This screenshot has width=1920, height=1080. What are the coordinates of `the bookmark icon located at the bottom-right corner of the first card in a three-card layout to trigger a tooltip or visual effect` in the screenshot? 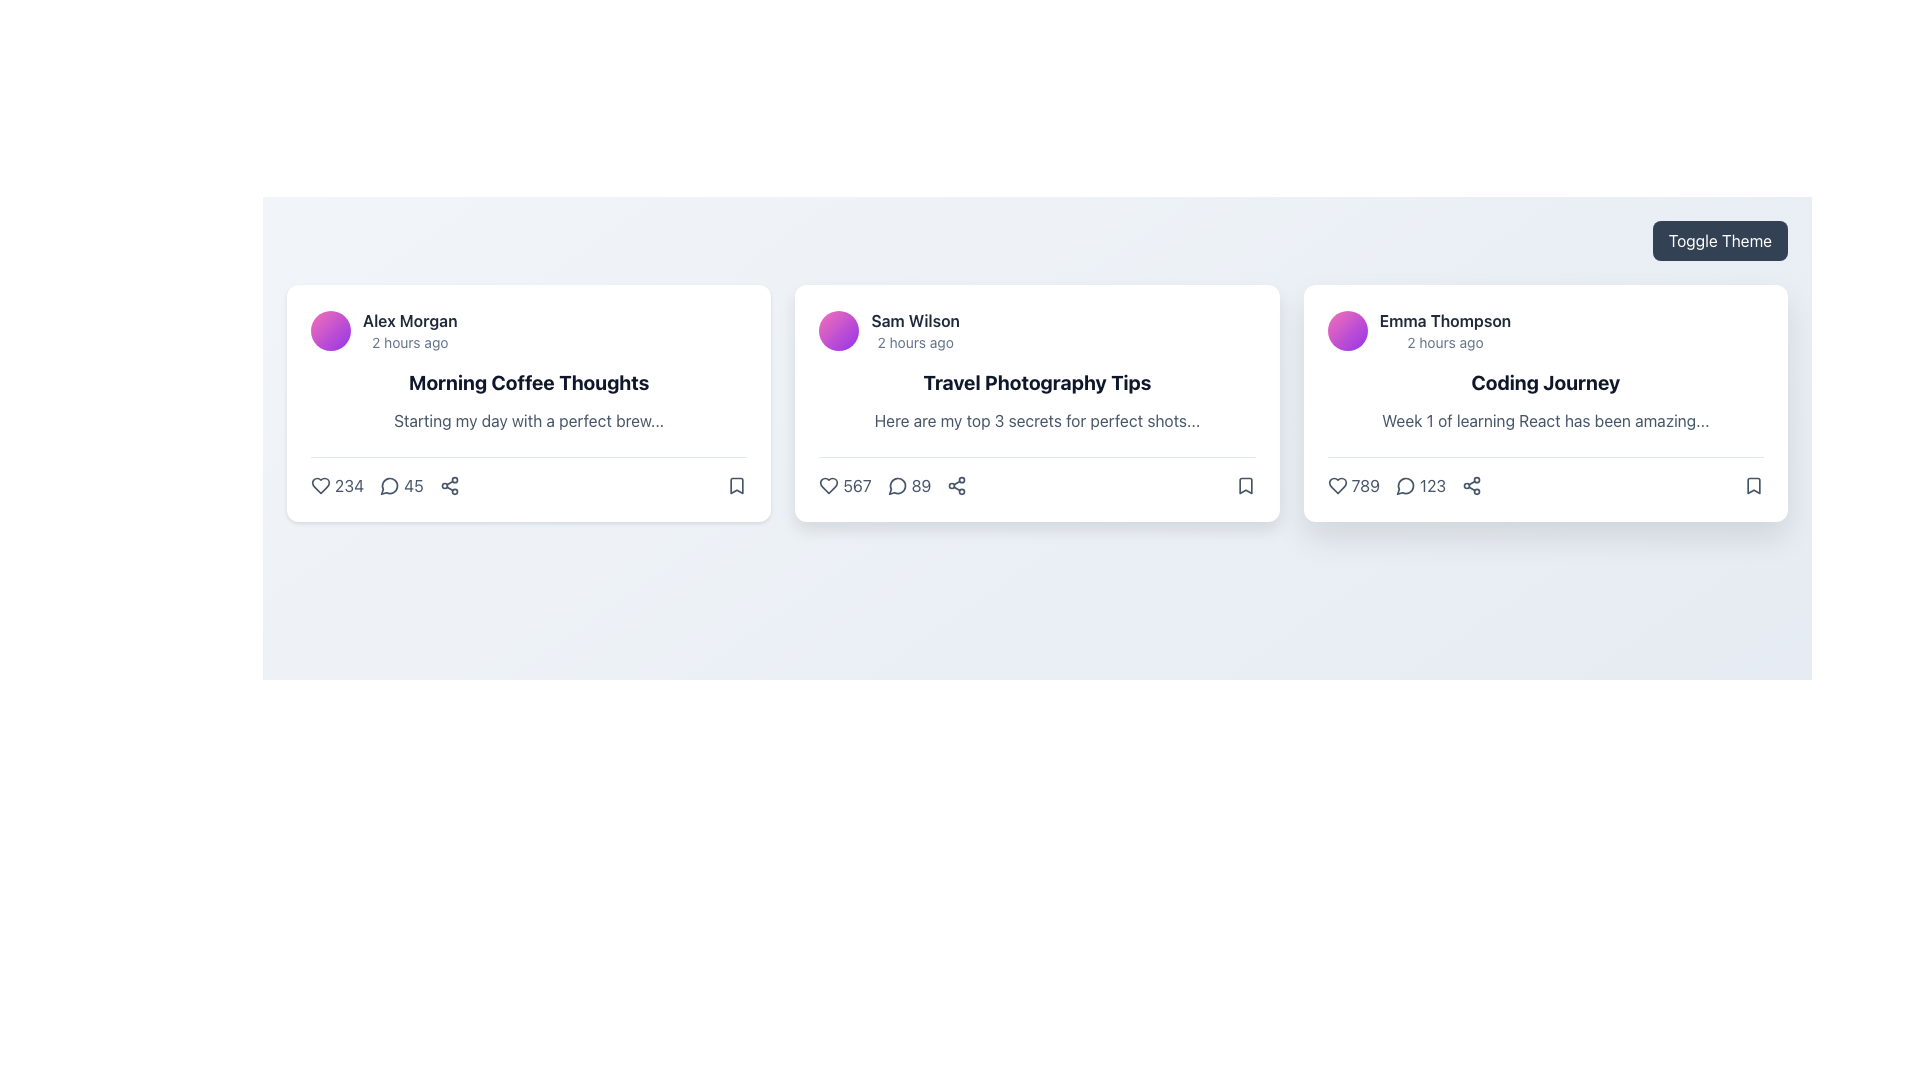 It's located at (736, 486).